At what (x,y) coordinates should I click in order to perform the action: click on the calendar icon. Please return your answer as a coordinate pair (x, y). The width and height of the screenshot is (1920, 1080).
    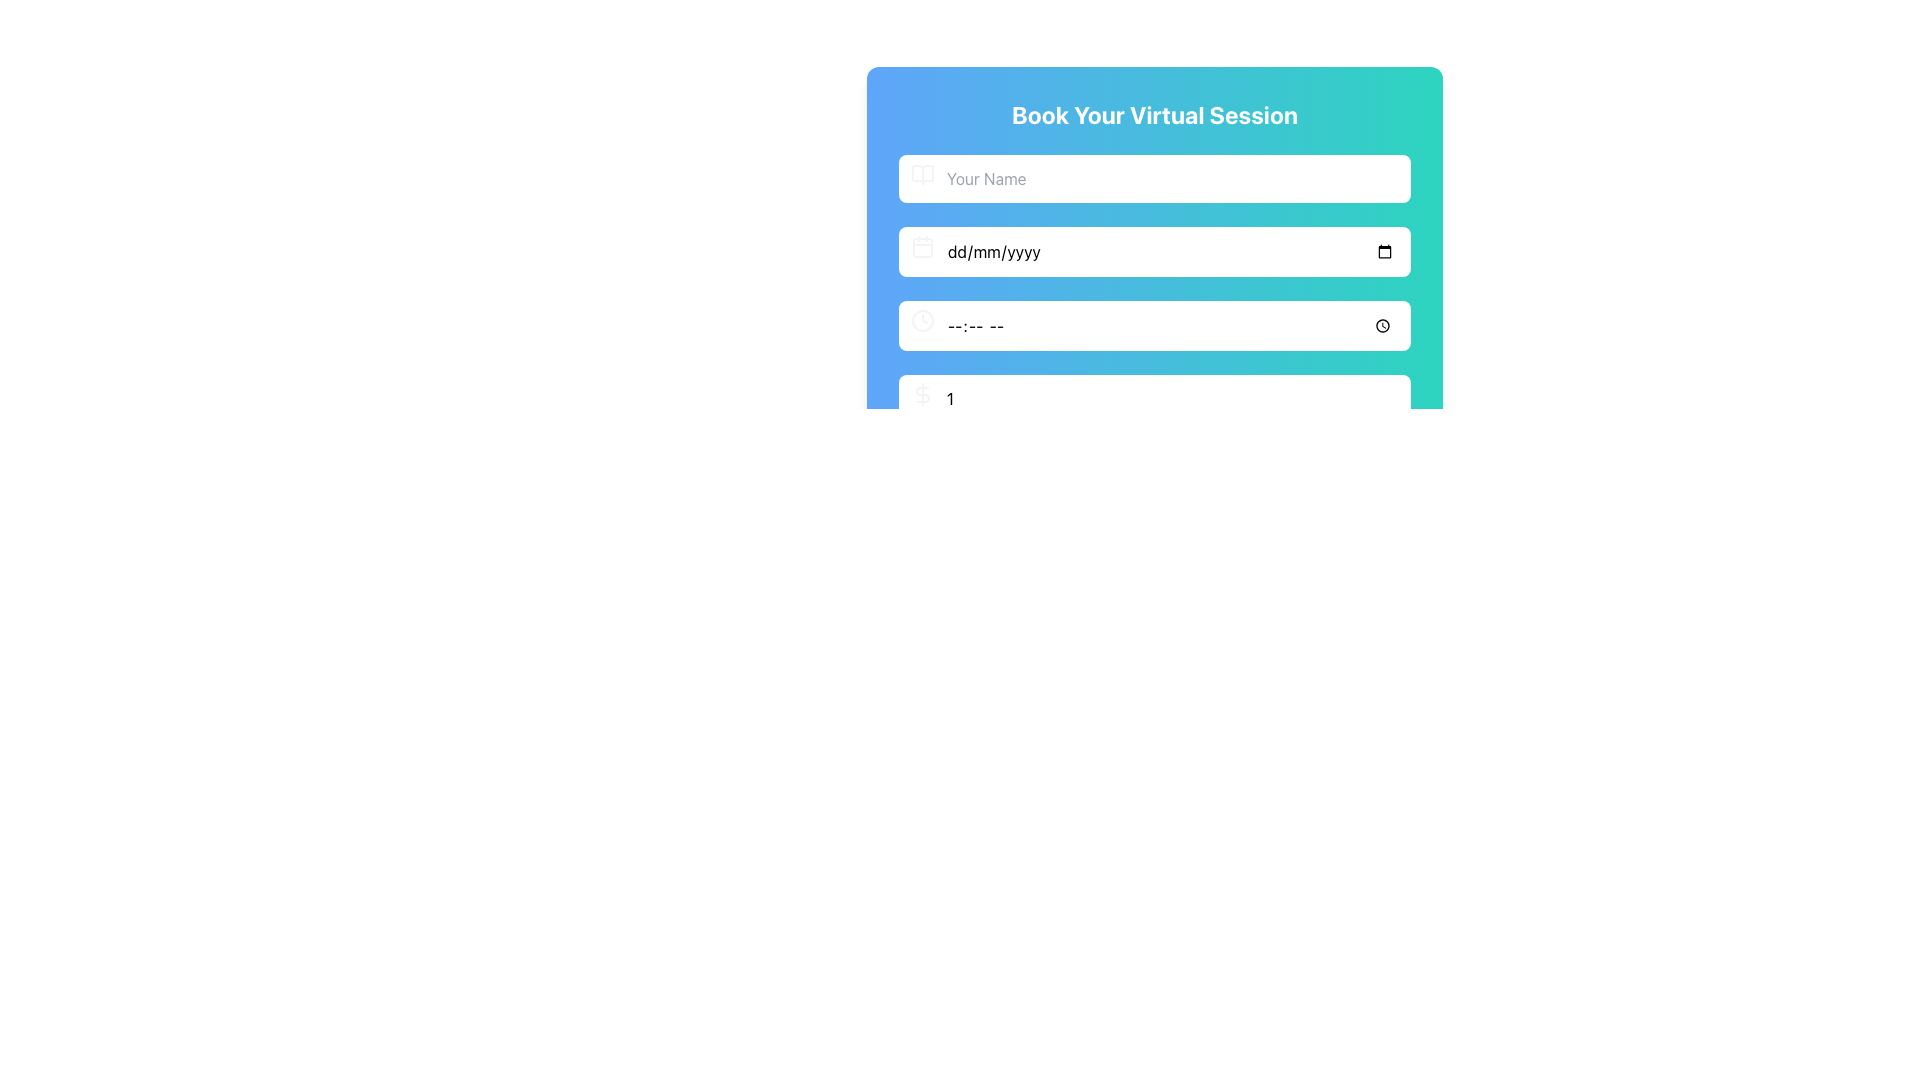
    Looking at the image, I should click on (921, 245).